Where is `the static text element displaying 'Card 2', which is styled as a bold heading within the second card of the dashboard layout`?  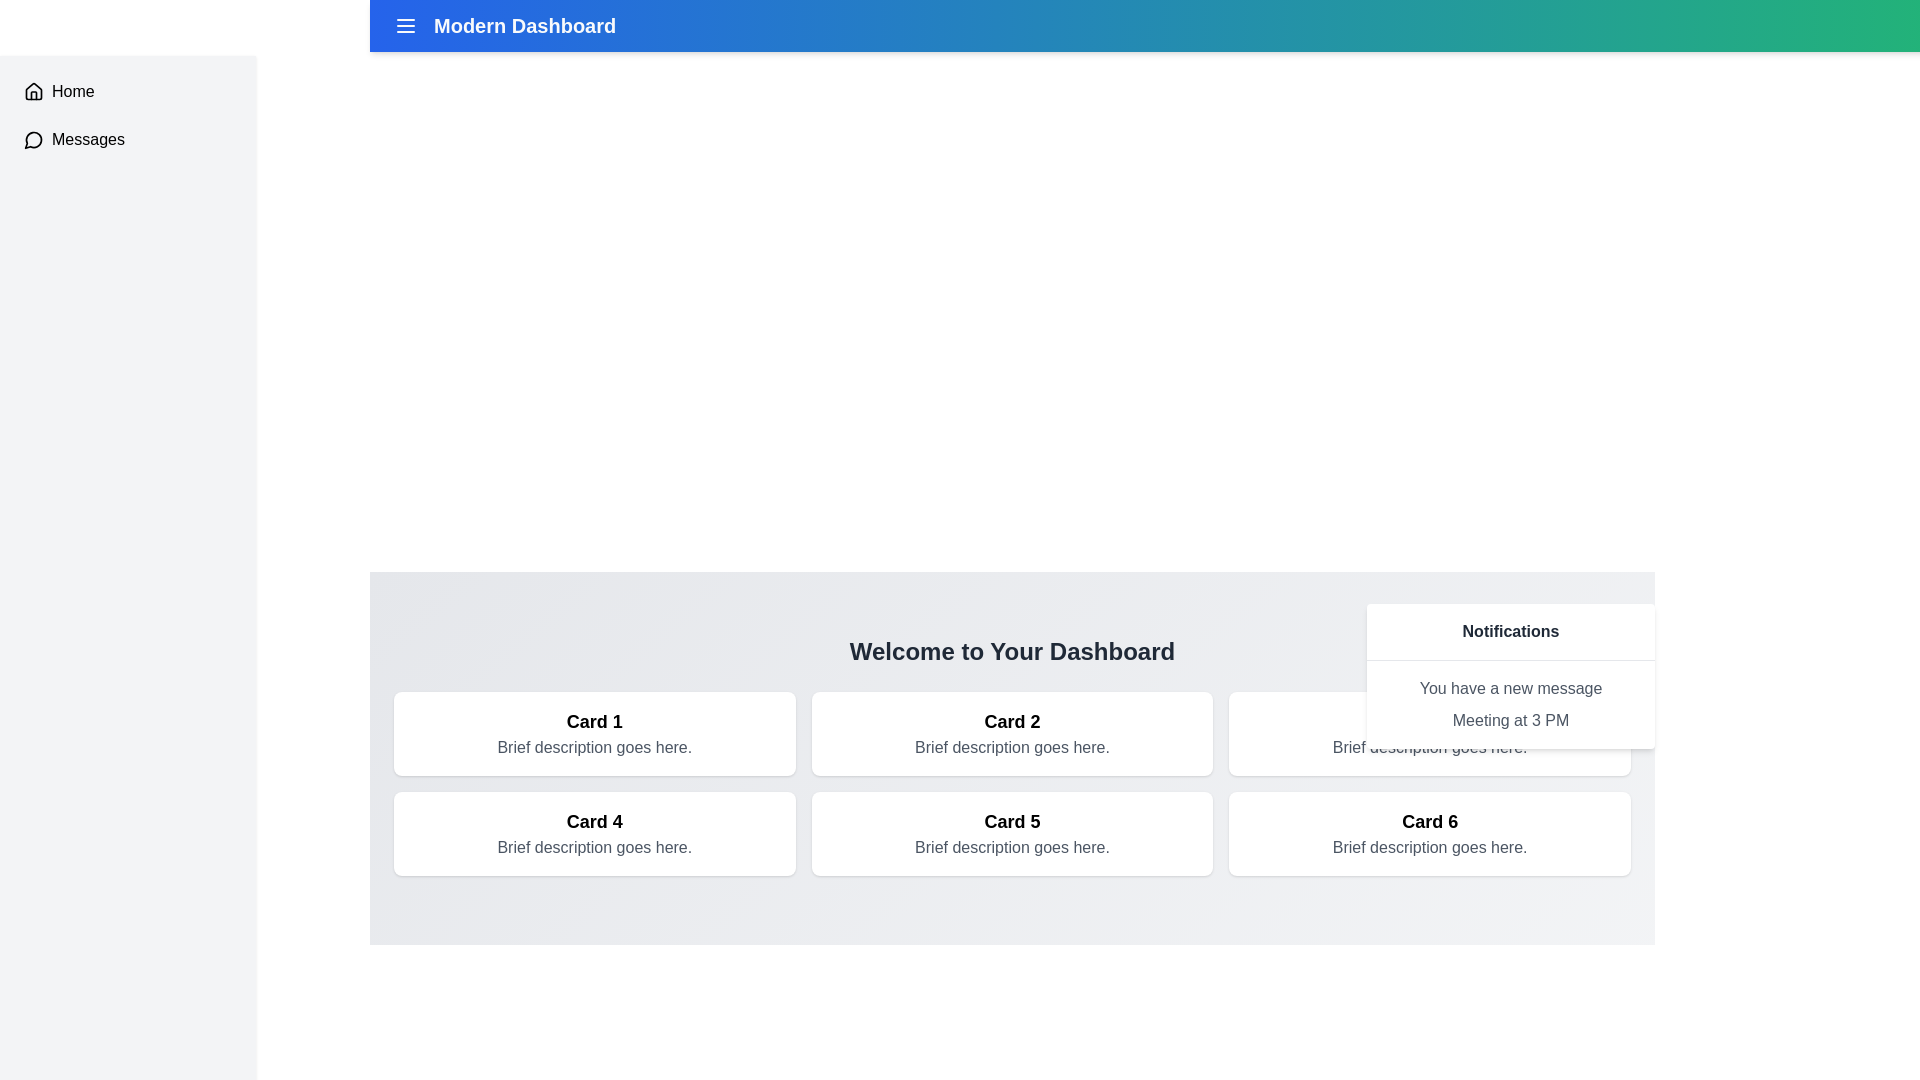 the static text element displaying 'Card 2', which is styled as a bold heading within the second card of the dashboard layout is located at coordinates (1012, 721).